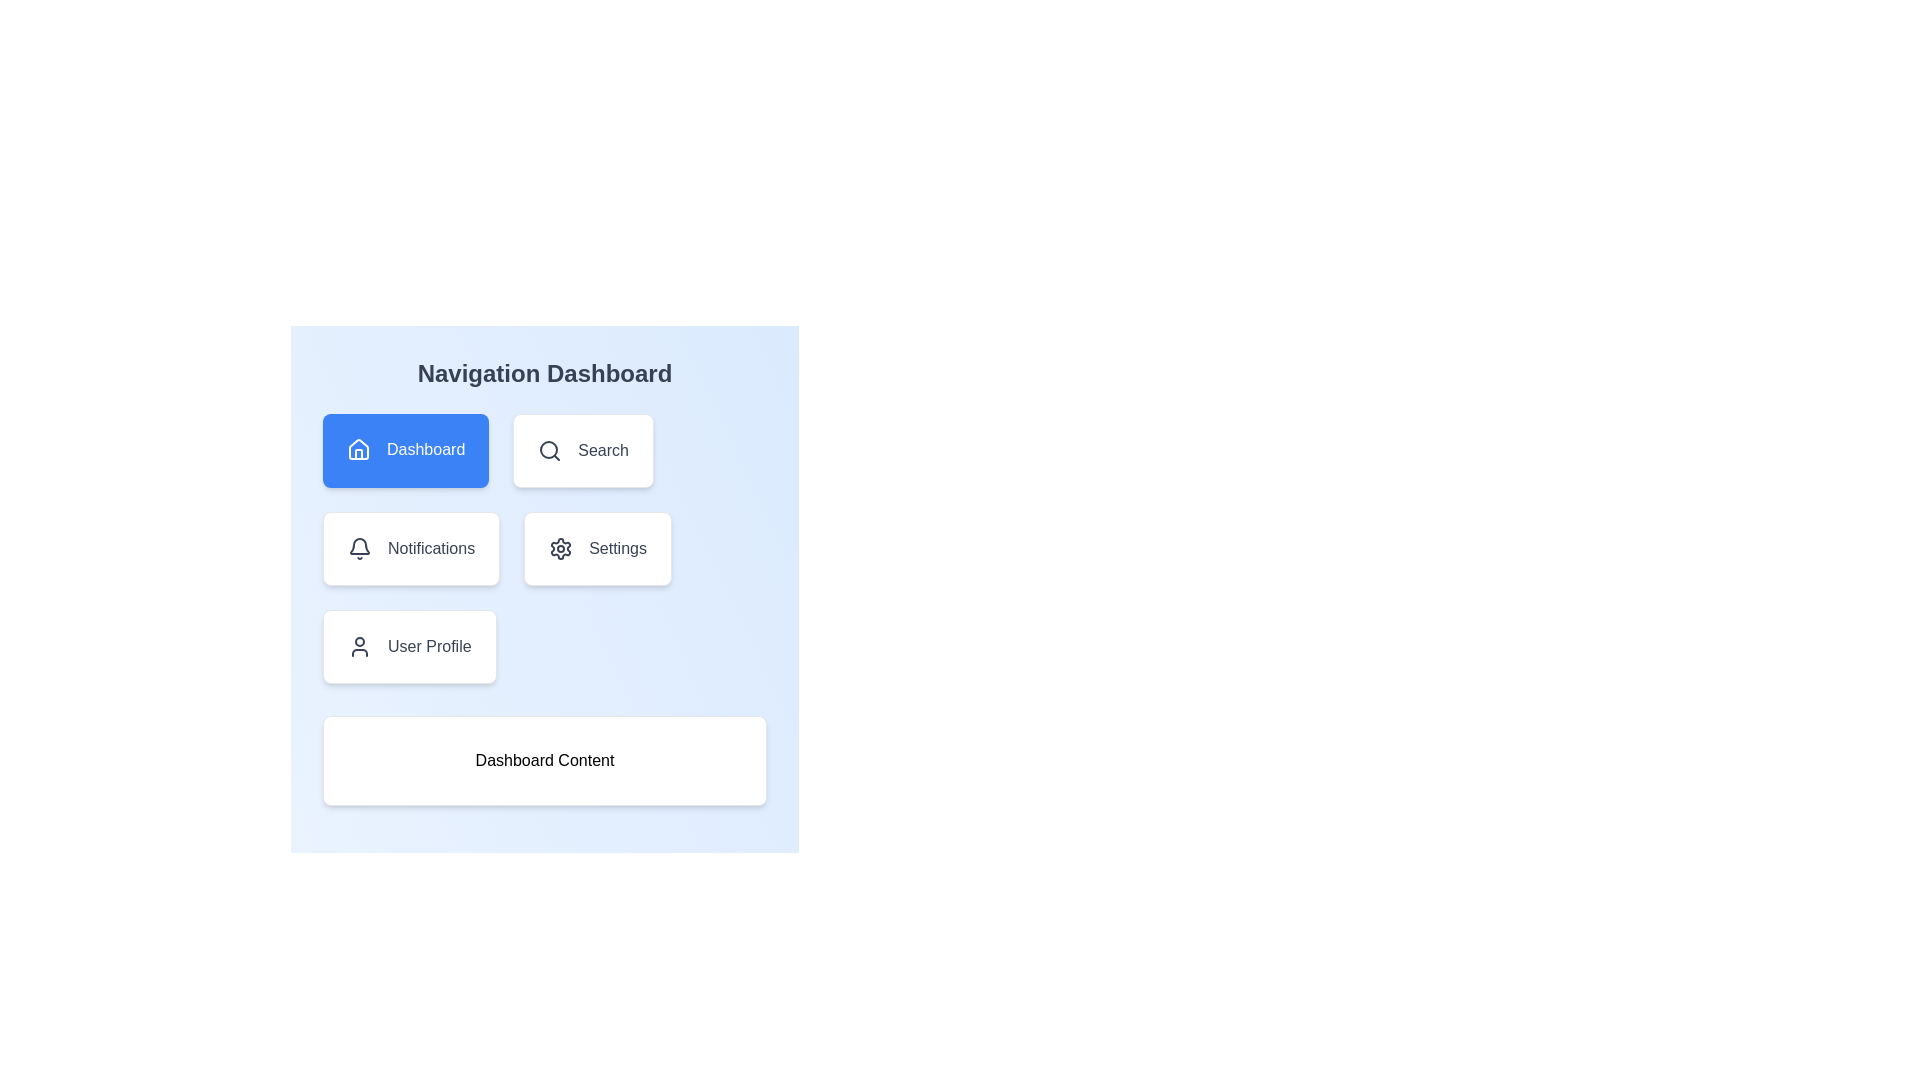 This screenshot has width=1920, height=1080. I want to click on door section of the house icon in the navigation dashboard by using developer tools, so click(359, 454).